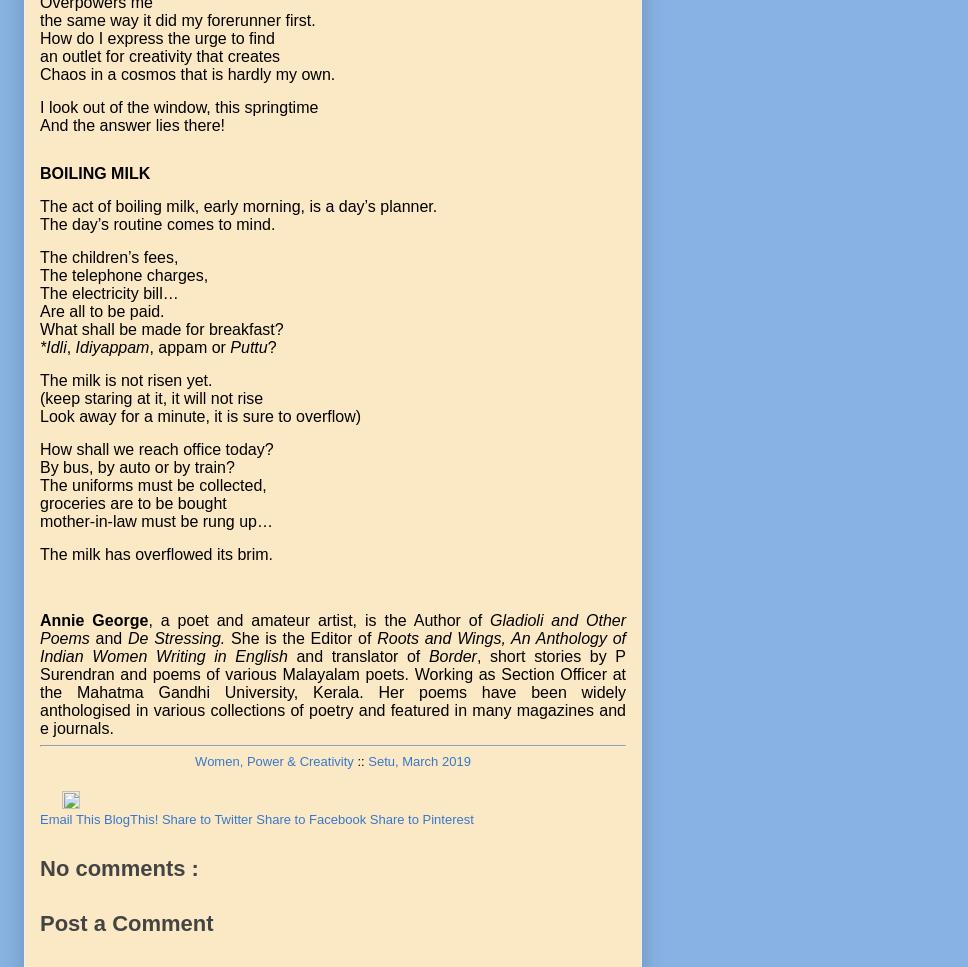 This screenshot has height=967, width=968. What do you see at coordinates (274, 761) in the screenshot?
I see `'Women, Power & Creativity'` at bounding box center [274, 761].